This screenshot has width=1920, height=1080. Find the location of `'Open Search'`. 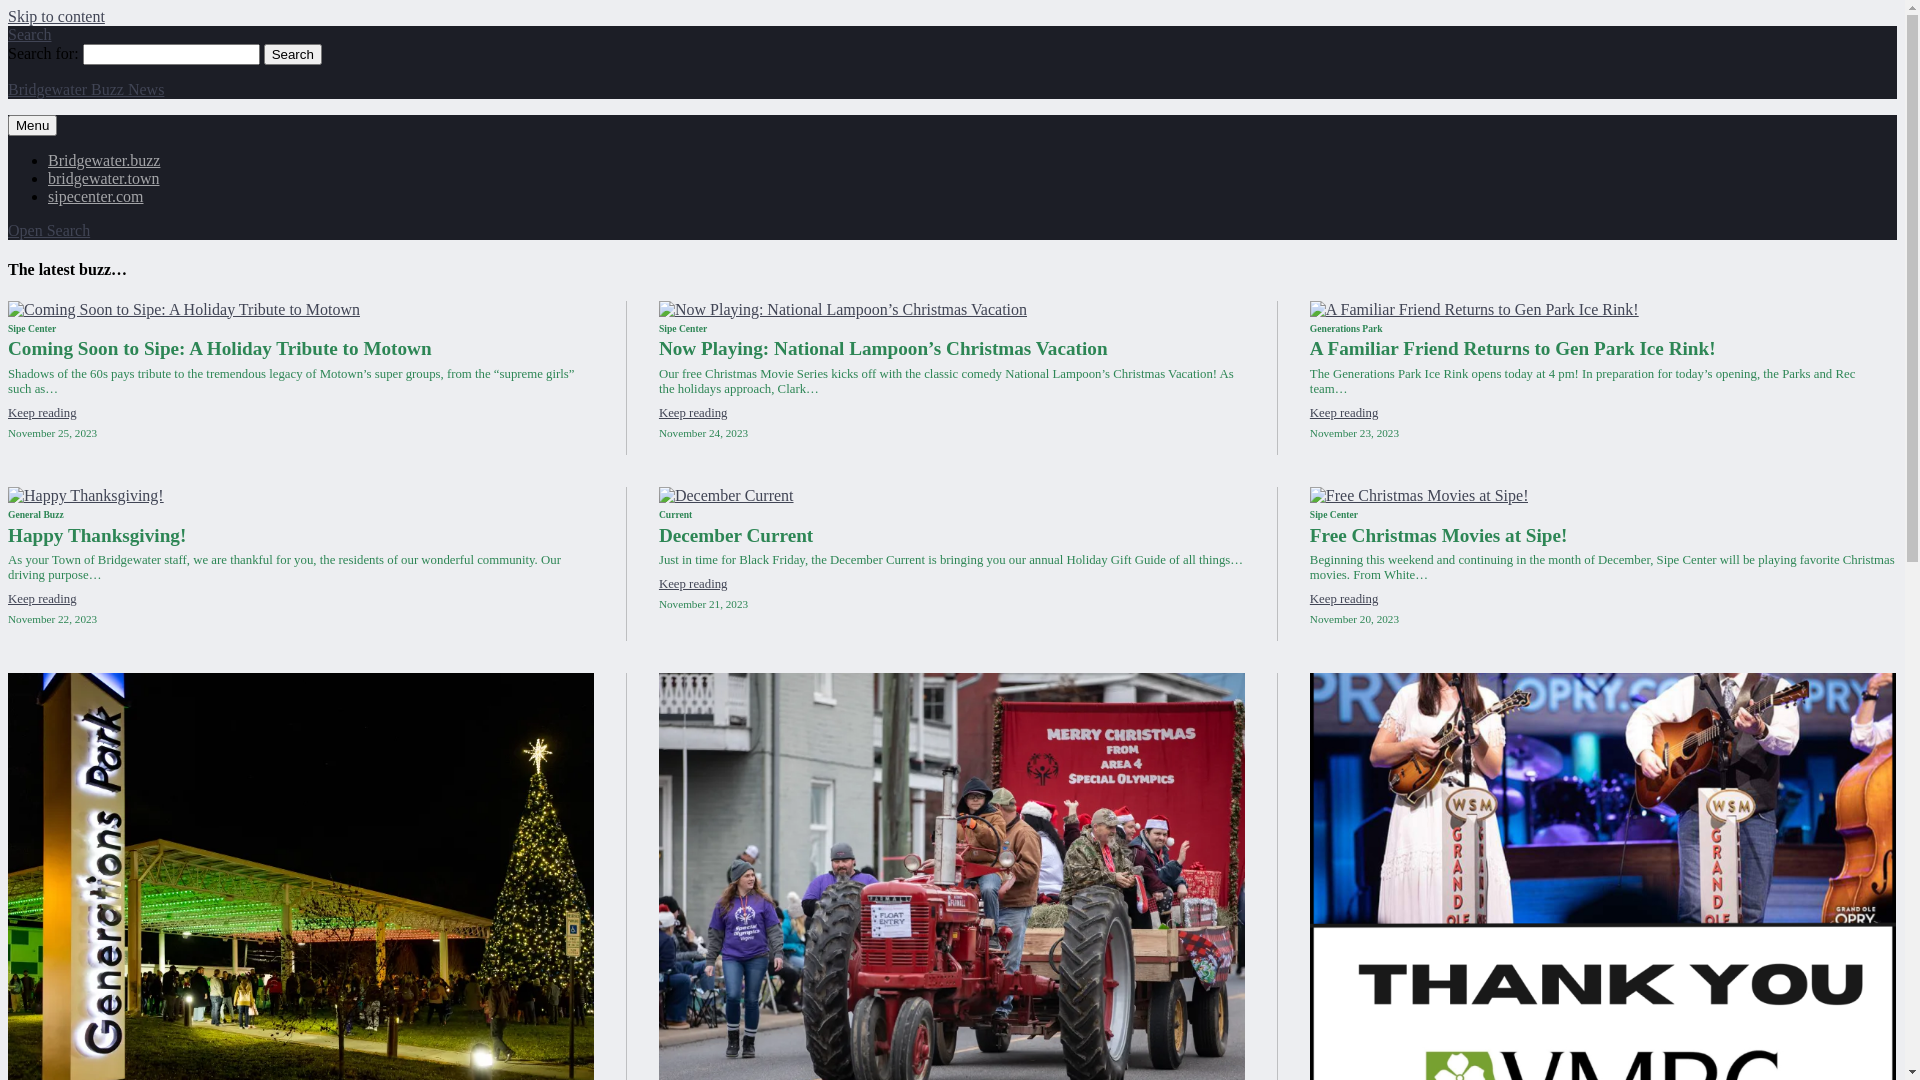

'Open Search' is located at coordinates (8, 229).